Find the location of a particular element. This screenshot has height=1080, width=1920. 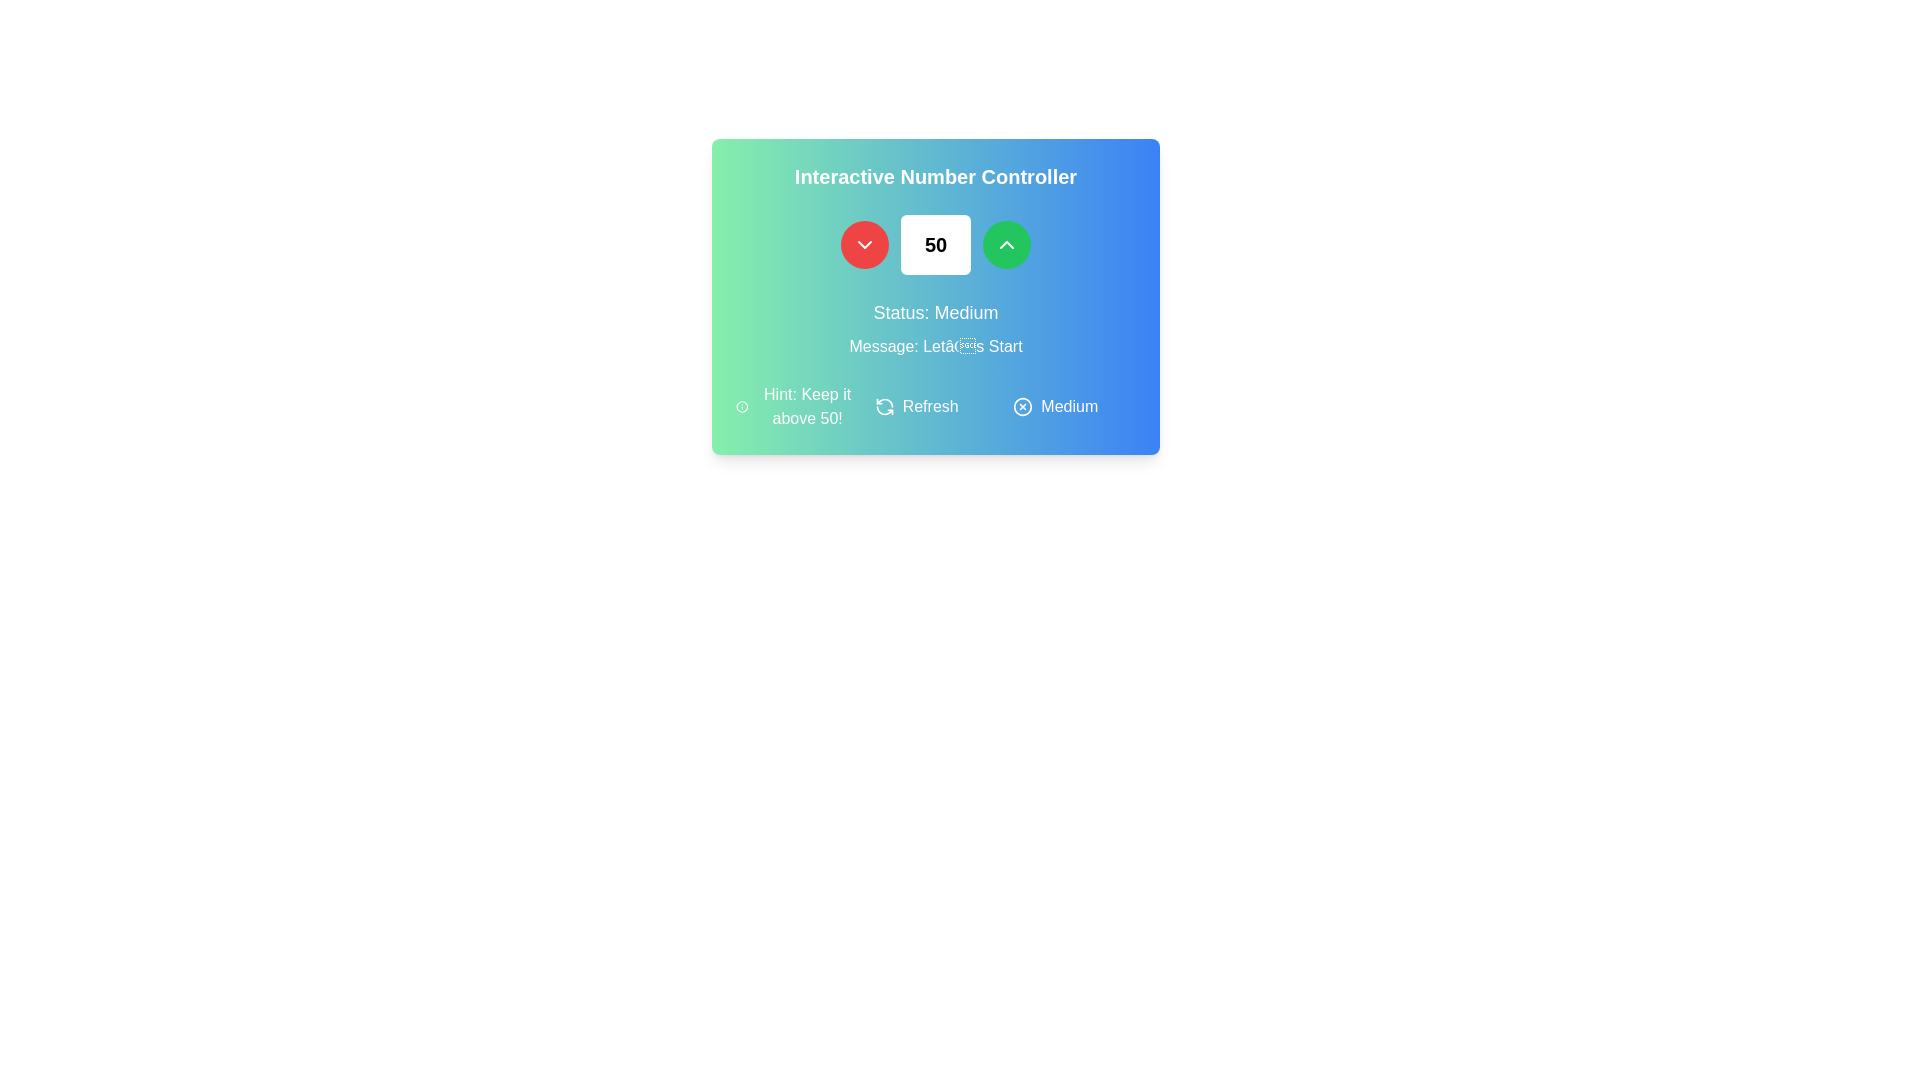

the text label displaying the word 'Medium' styled in a sans-serif font and white color, located in the bottom-right portion of a rectangular card interface is located at coordinates (1068, 406).